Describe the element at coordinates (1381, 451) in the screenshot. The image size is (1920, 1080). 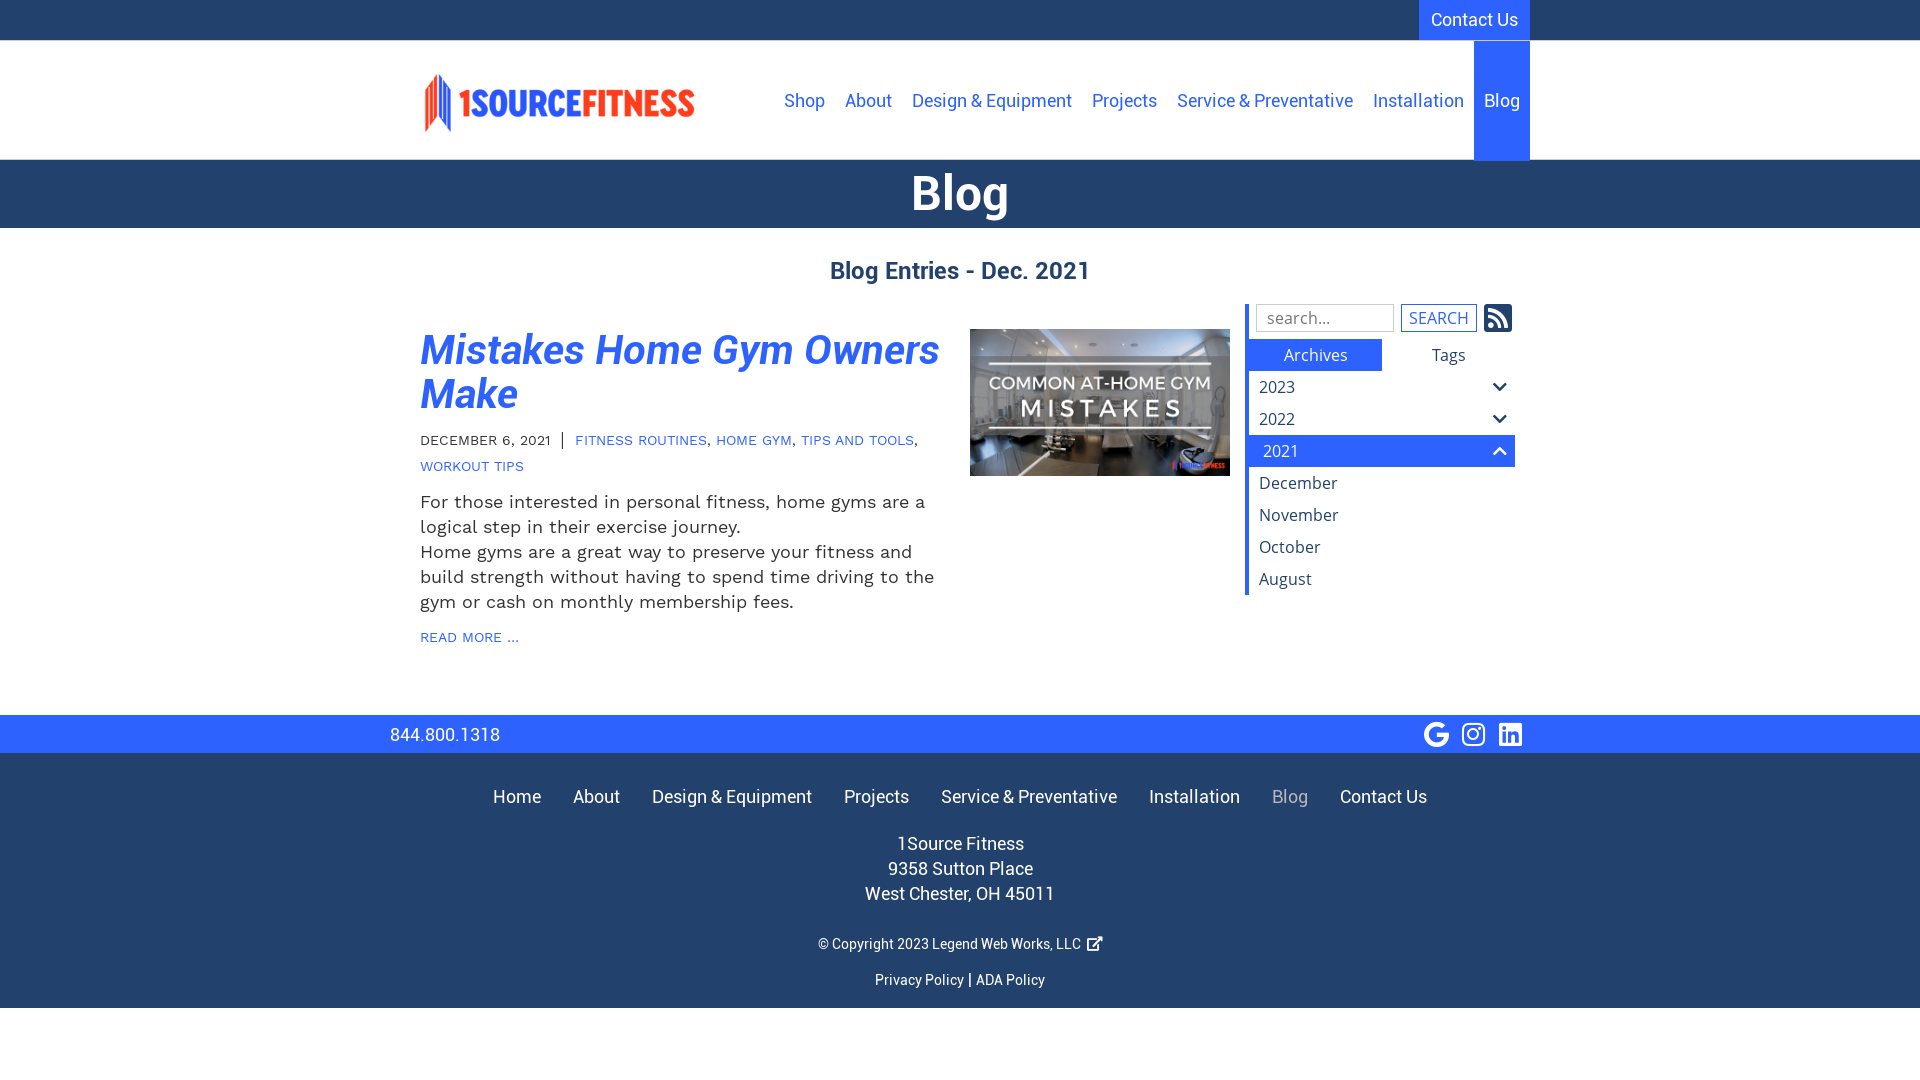
I see `'2021'` at that location.